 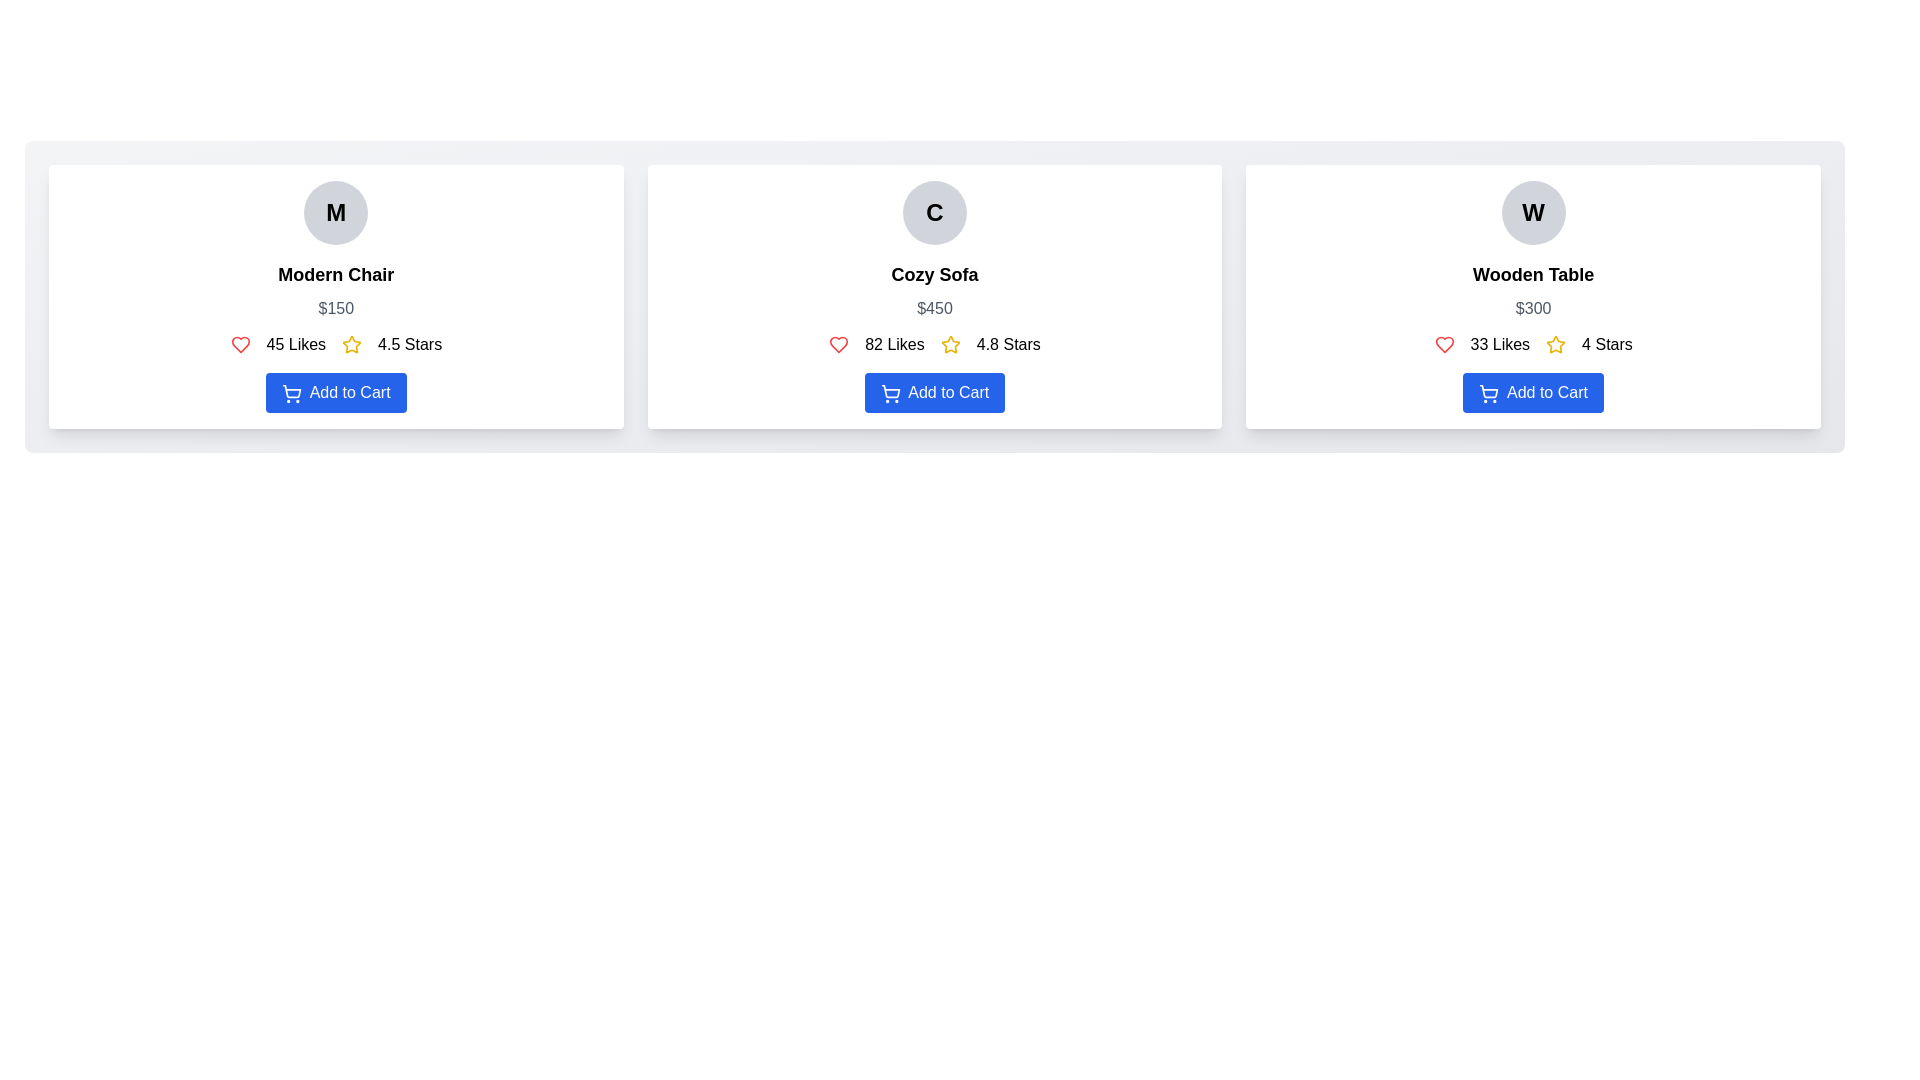 What do you see at coordinates (1555, 343) in the screenshot?
I see `the star icon representing the product rating for the 'Wooden Table', which is positioned to the right of the '33 Likes' heart icon` at bounding box center [1555, 343].